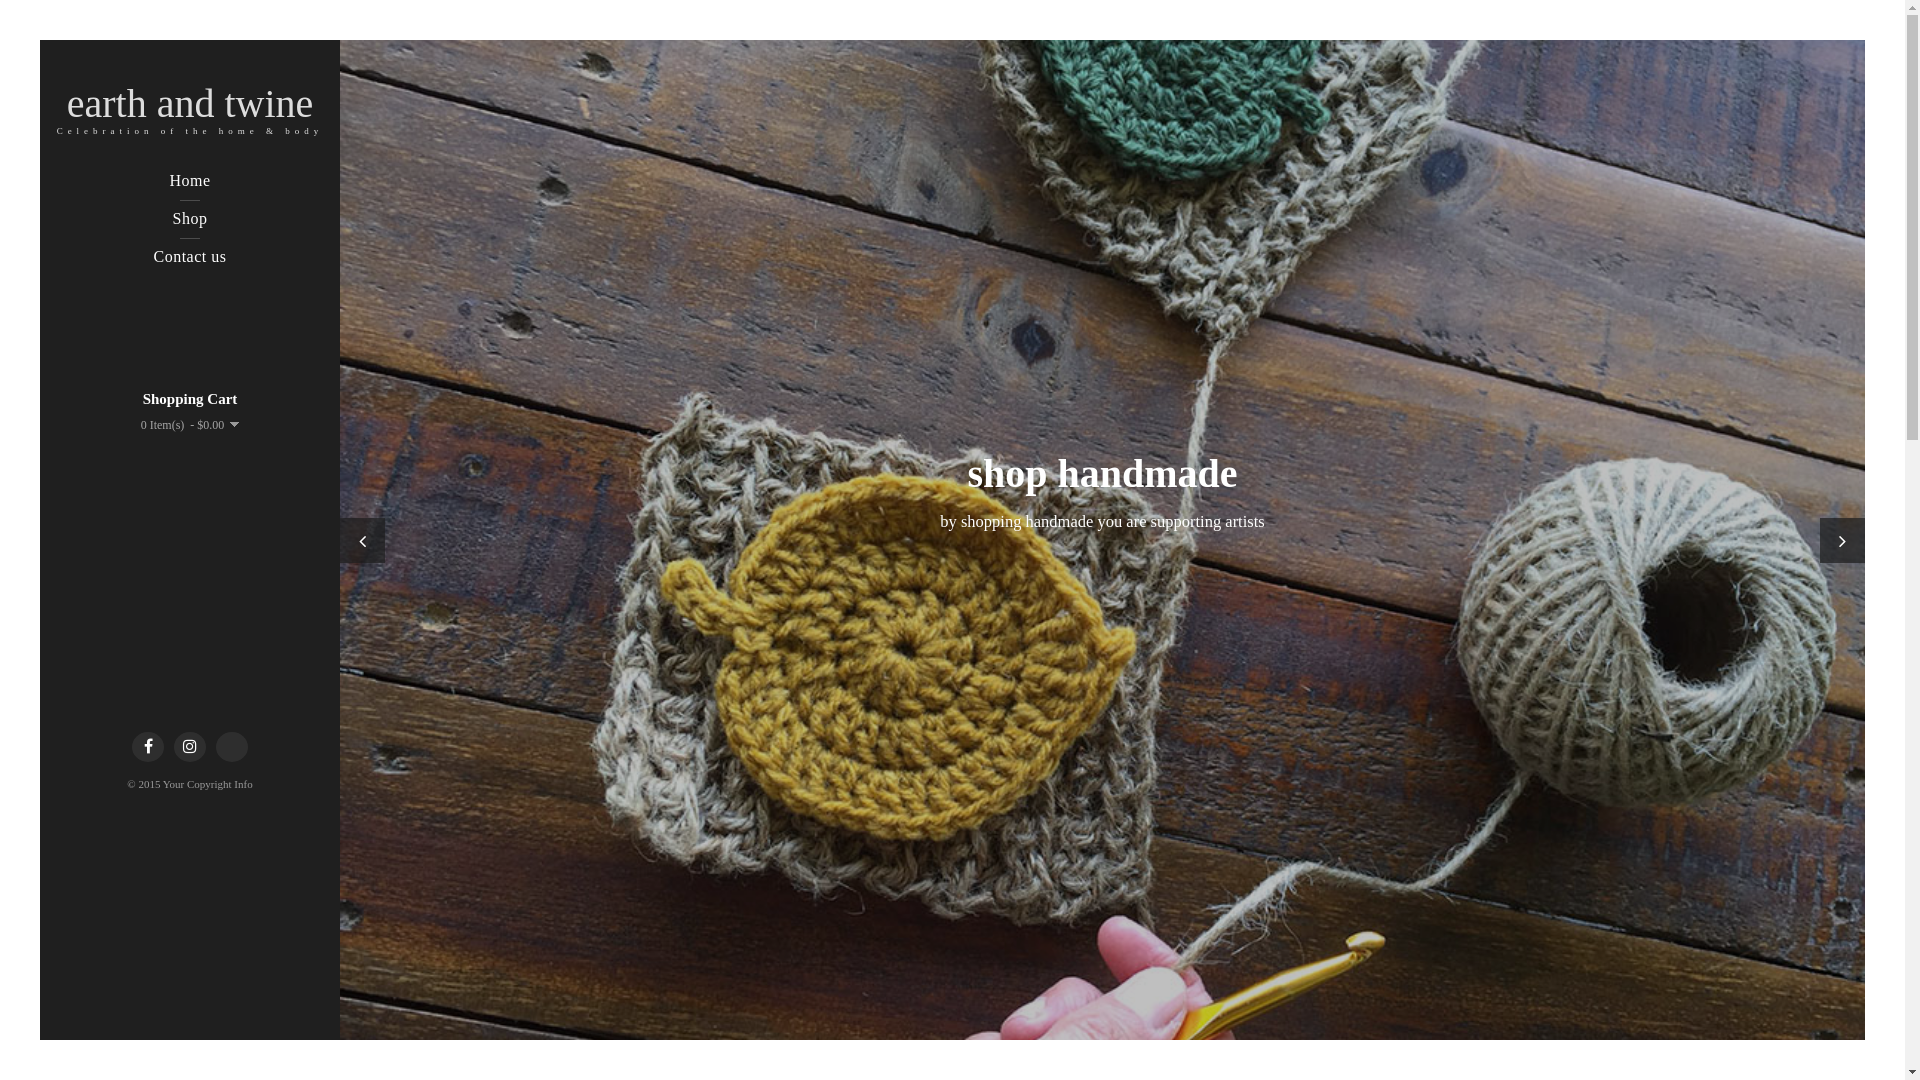  I want to click on 'Instagram', so click(190, 747).